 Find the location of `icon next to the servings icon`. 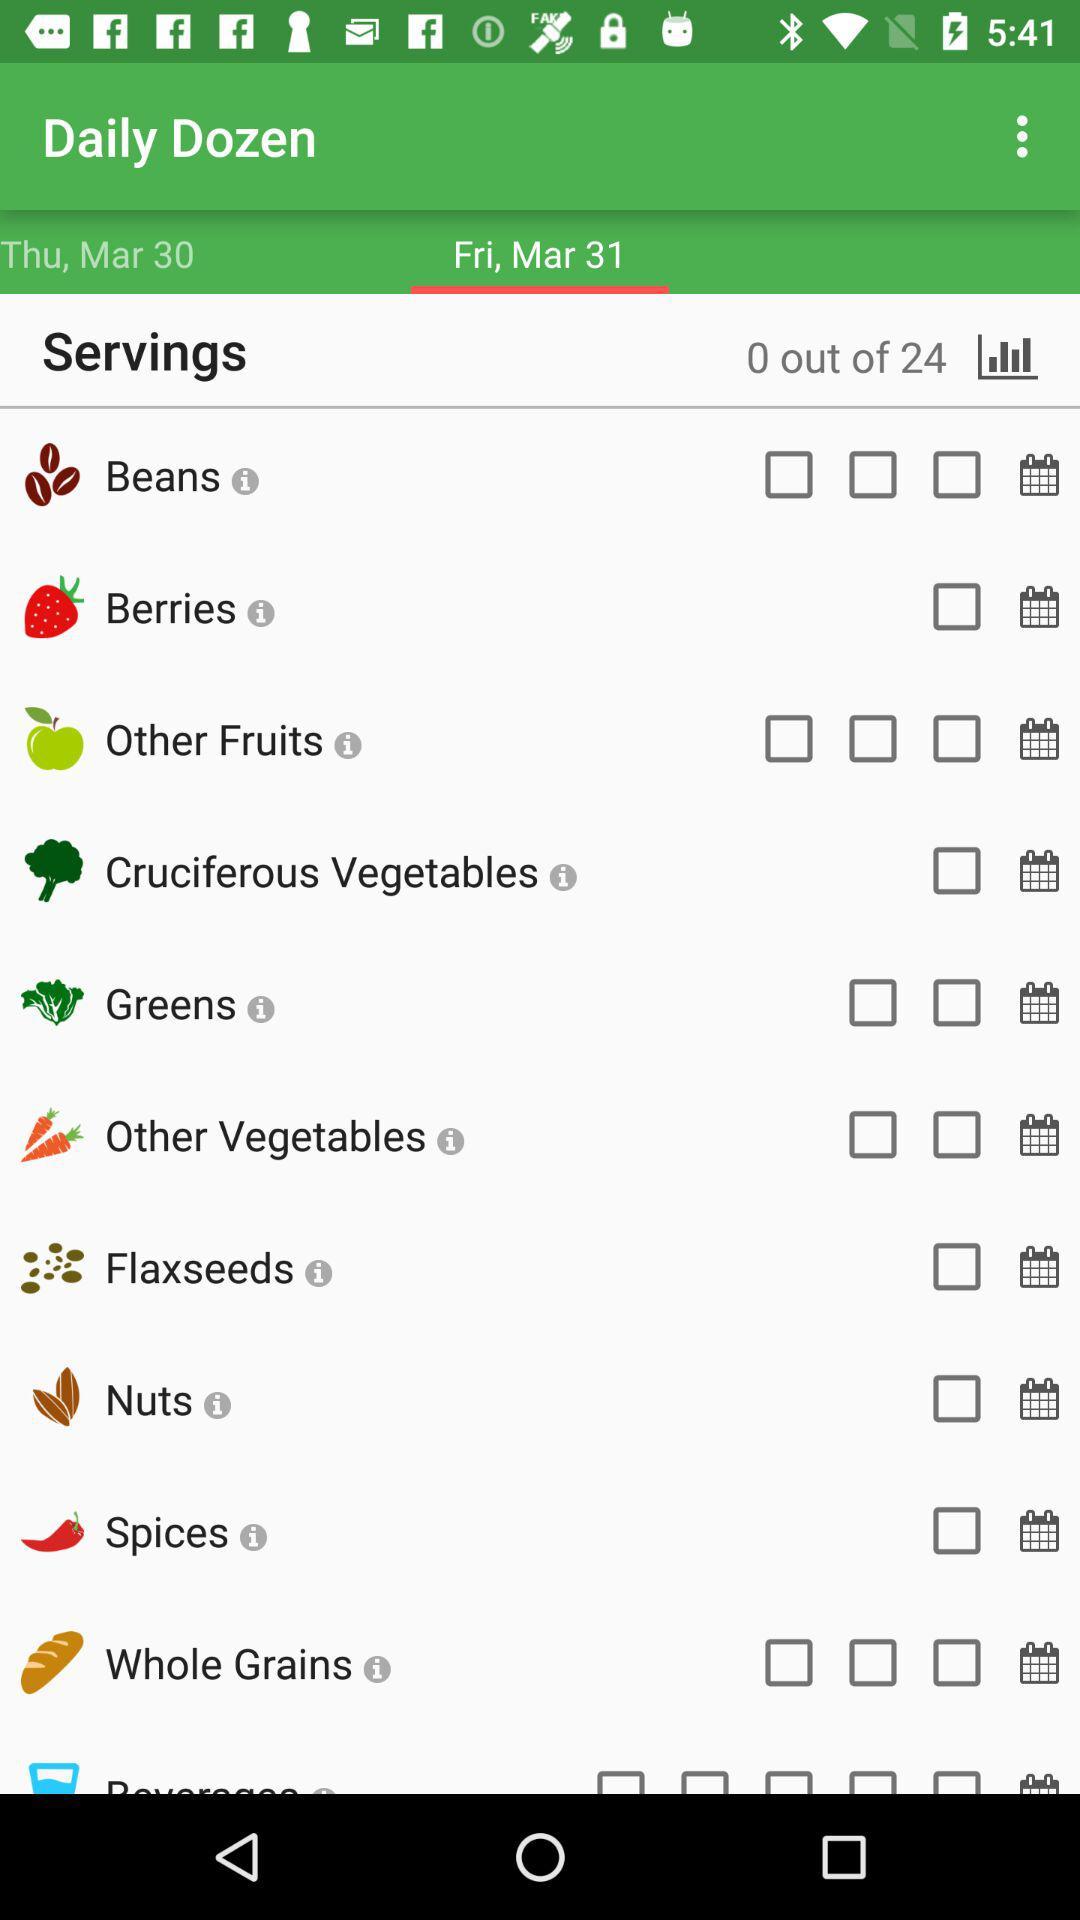

icon next to the servings icon is located at coordinates (810, 349).